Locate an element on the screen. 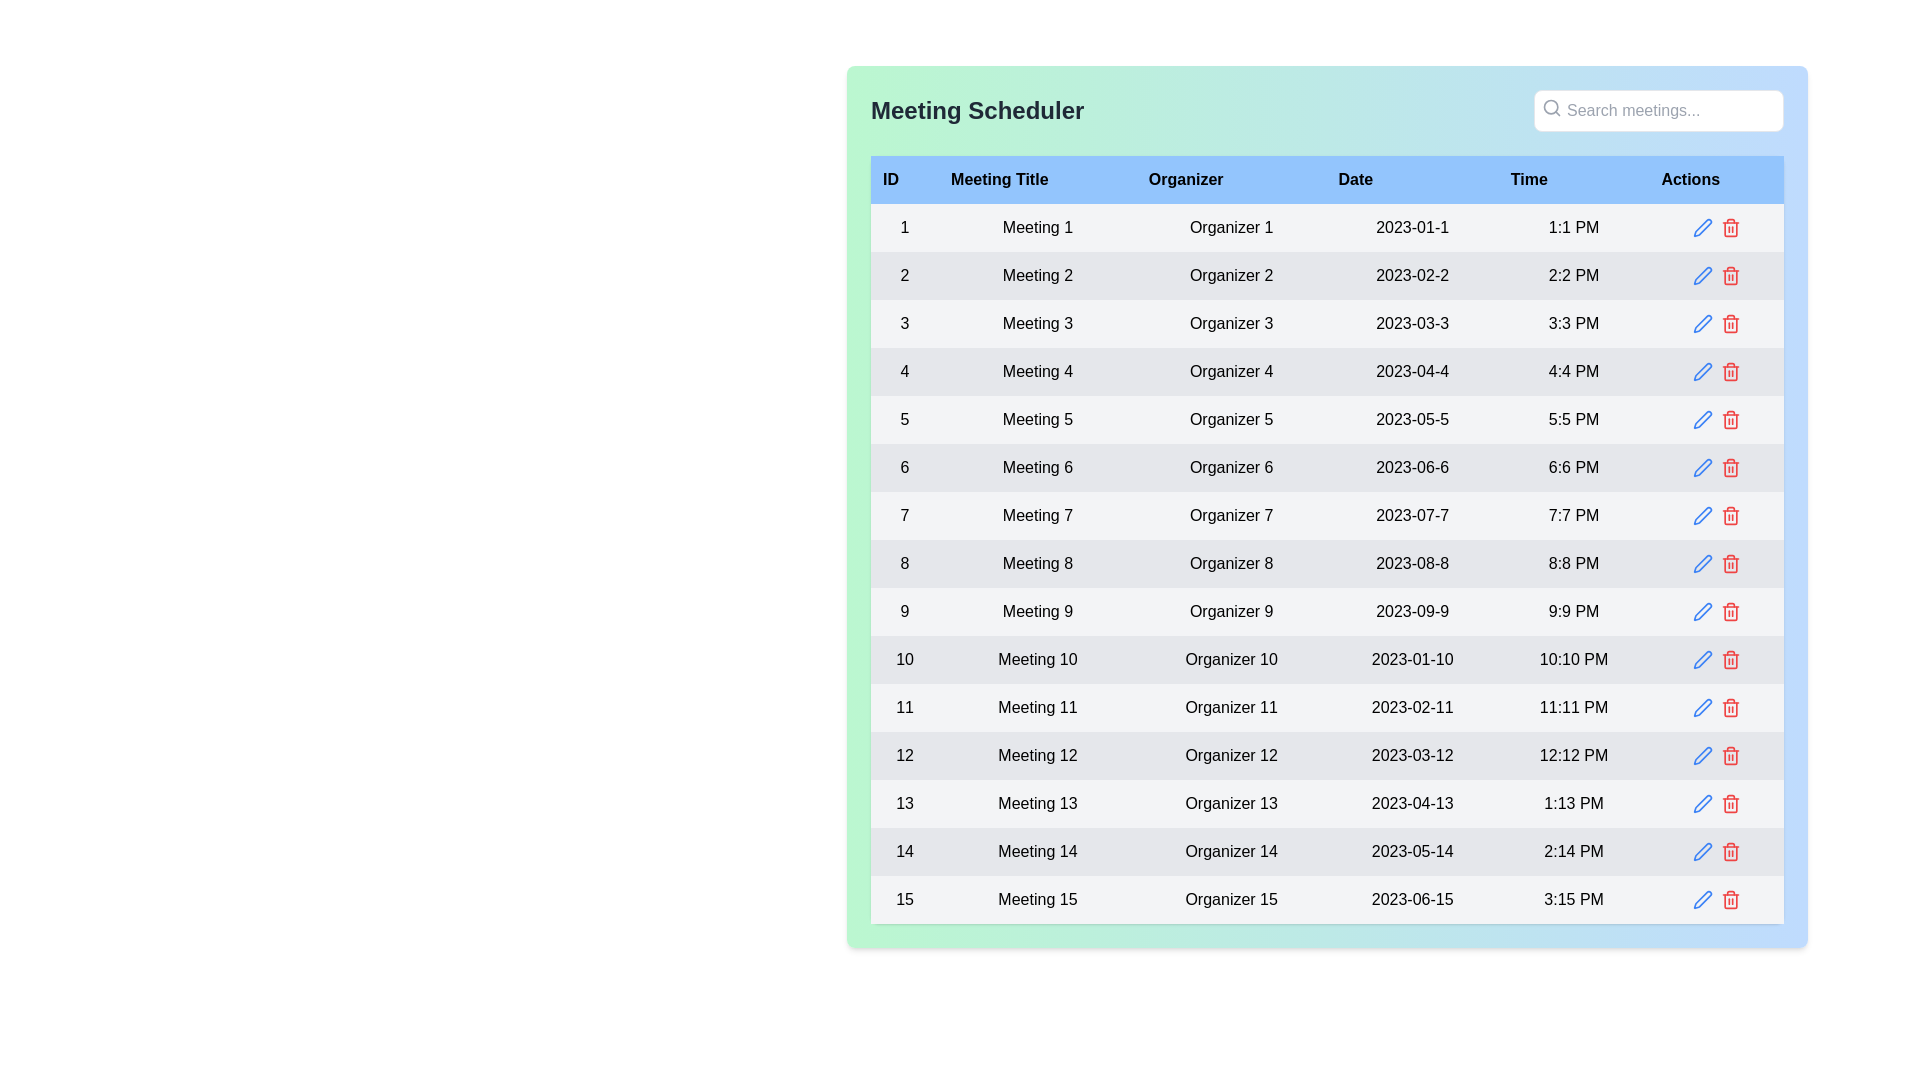  the text input field used for filtering meeting entries, located at the top right of the page header is located at coordinates (1659, 111).